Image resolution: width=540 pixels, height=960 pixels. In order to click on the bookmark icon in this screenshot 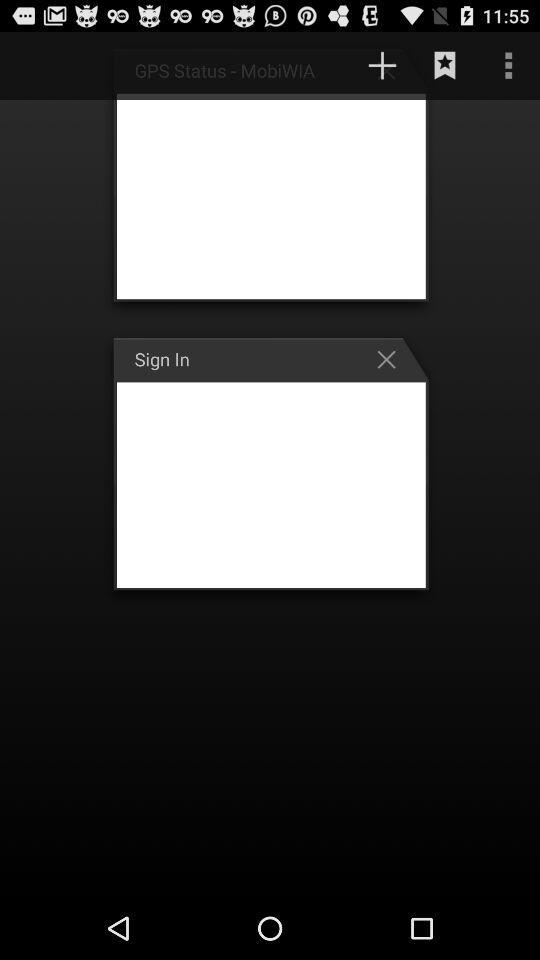, I will do `click(445, 70)`.